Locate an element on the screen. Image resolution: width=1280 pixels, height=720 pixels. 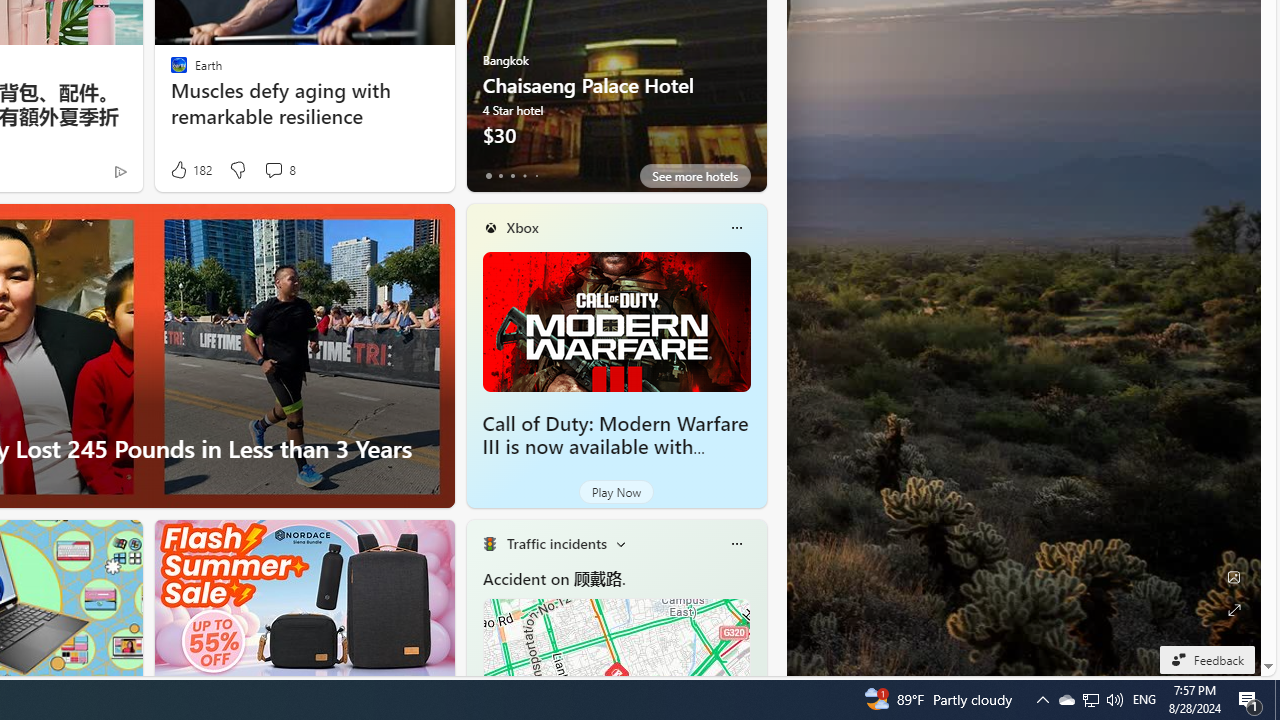
'Change scenarios' is located at coordinates (619, 543).